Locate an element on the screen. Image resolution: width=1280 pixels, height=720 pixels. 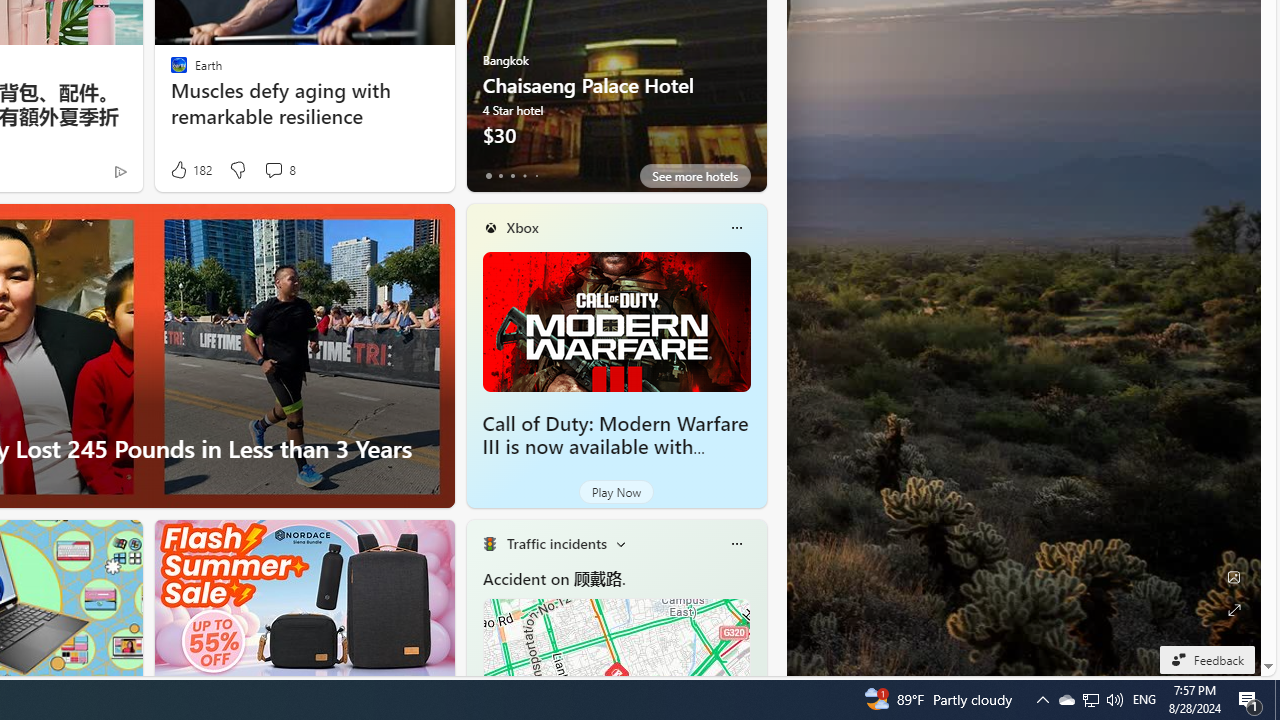
'Change scenarios' is located at coordinates (619, 543).